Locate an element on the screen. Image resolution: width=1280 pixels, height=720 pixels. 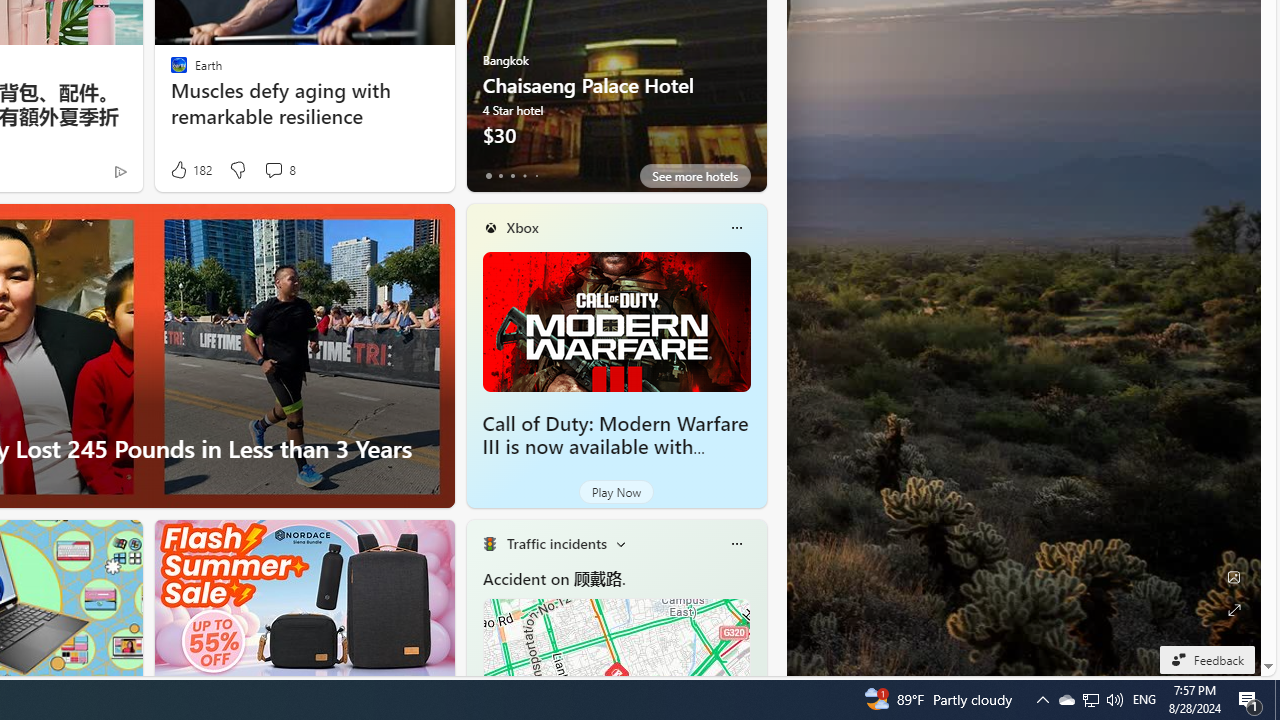
'Change scenarios' is located at coordinates (619, 543).